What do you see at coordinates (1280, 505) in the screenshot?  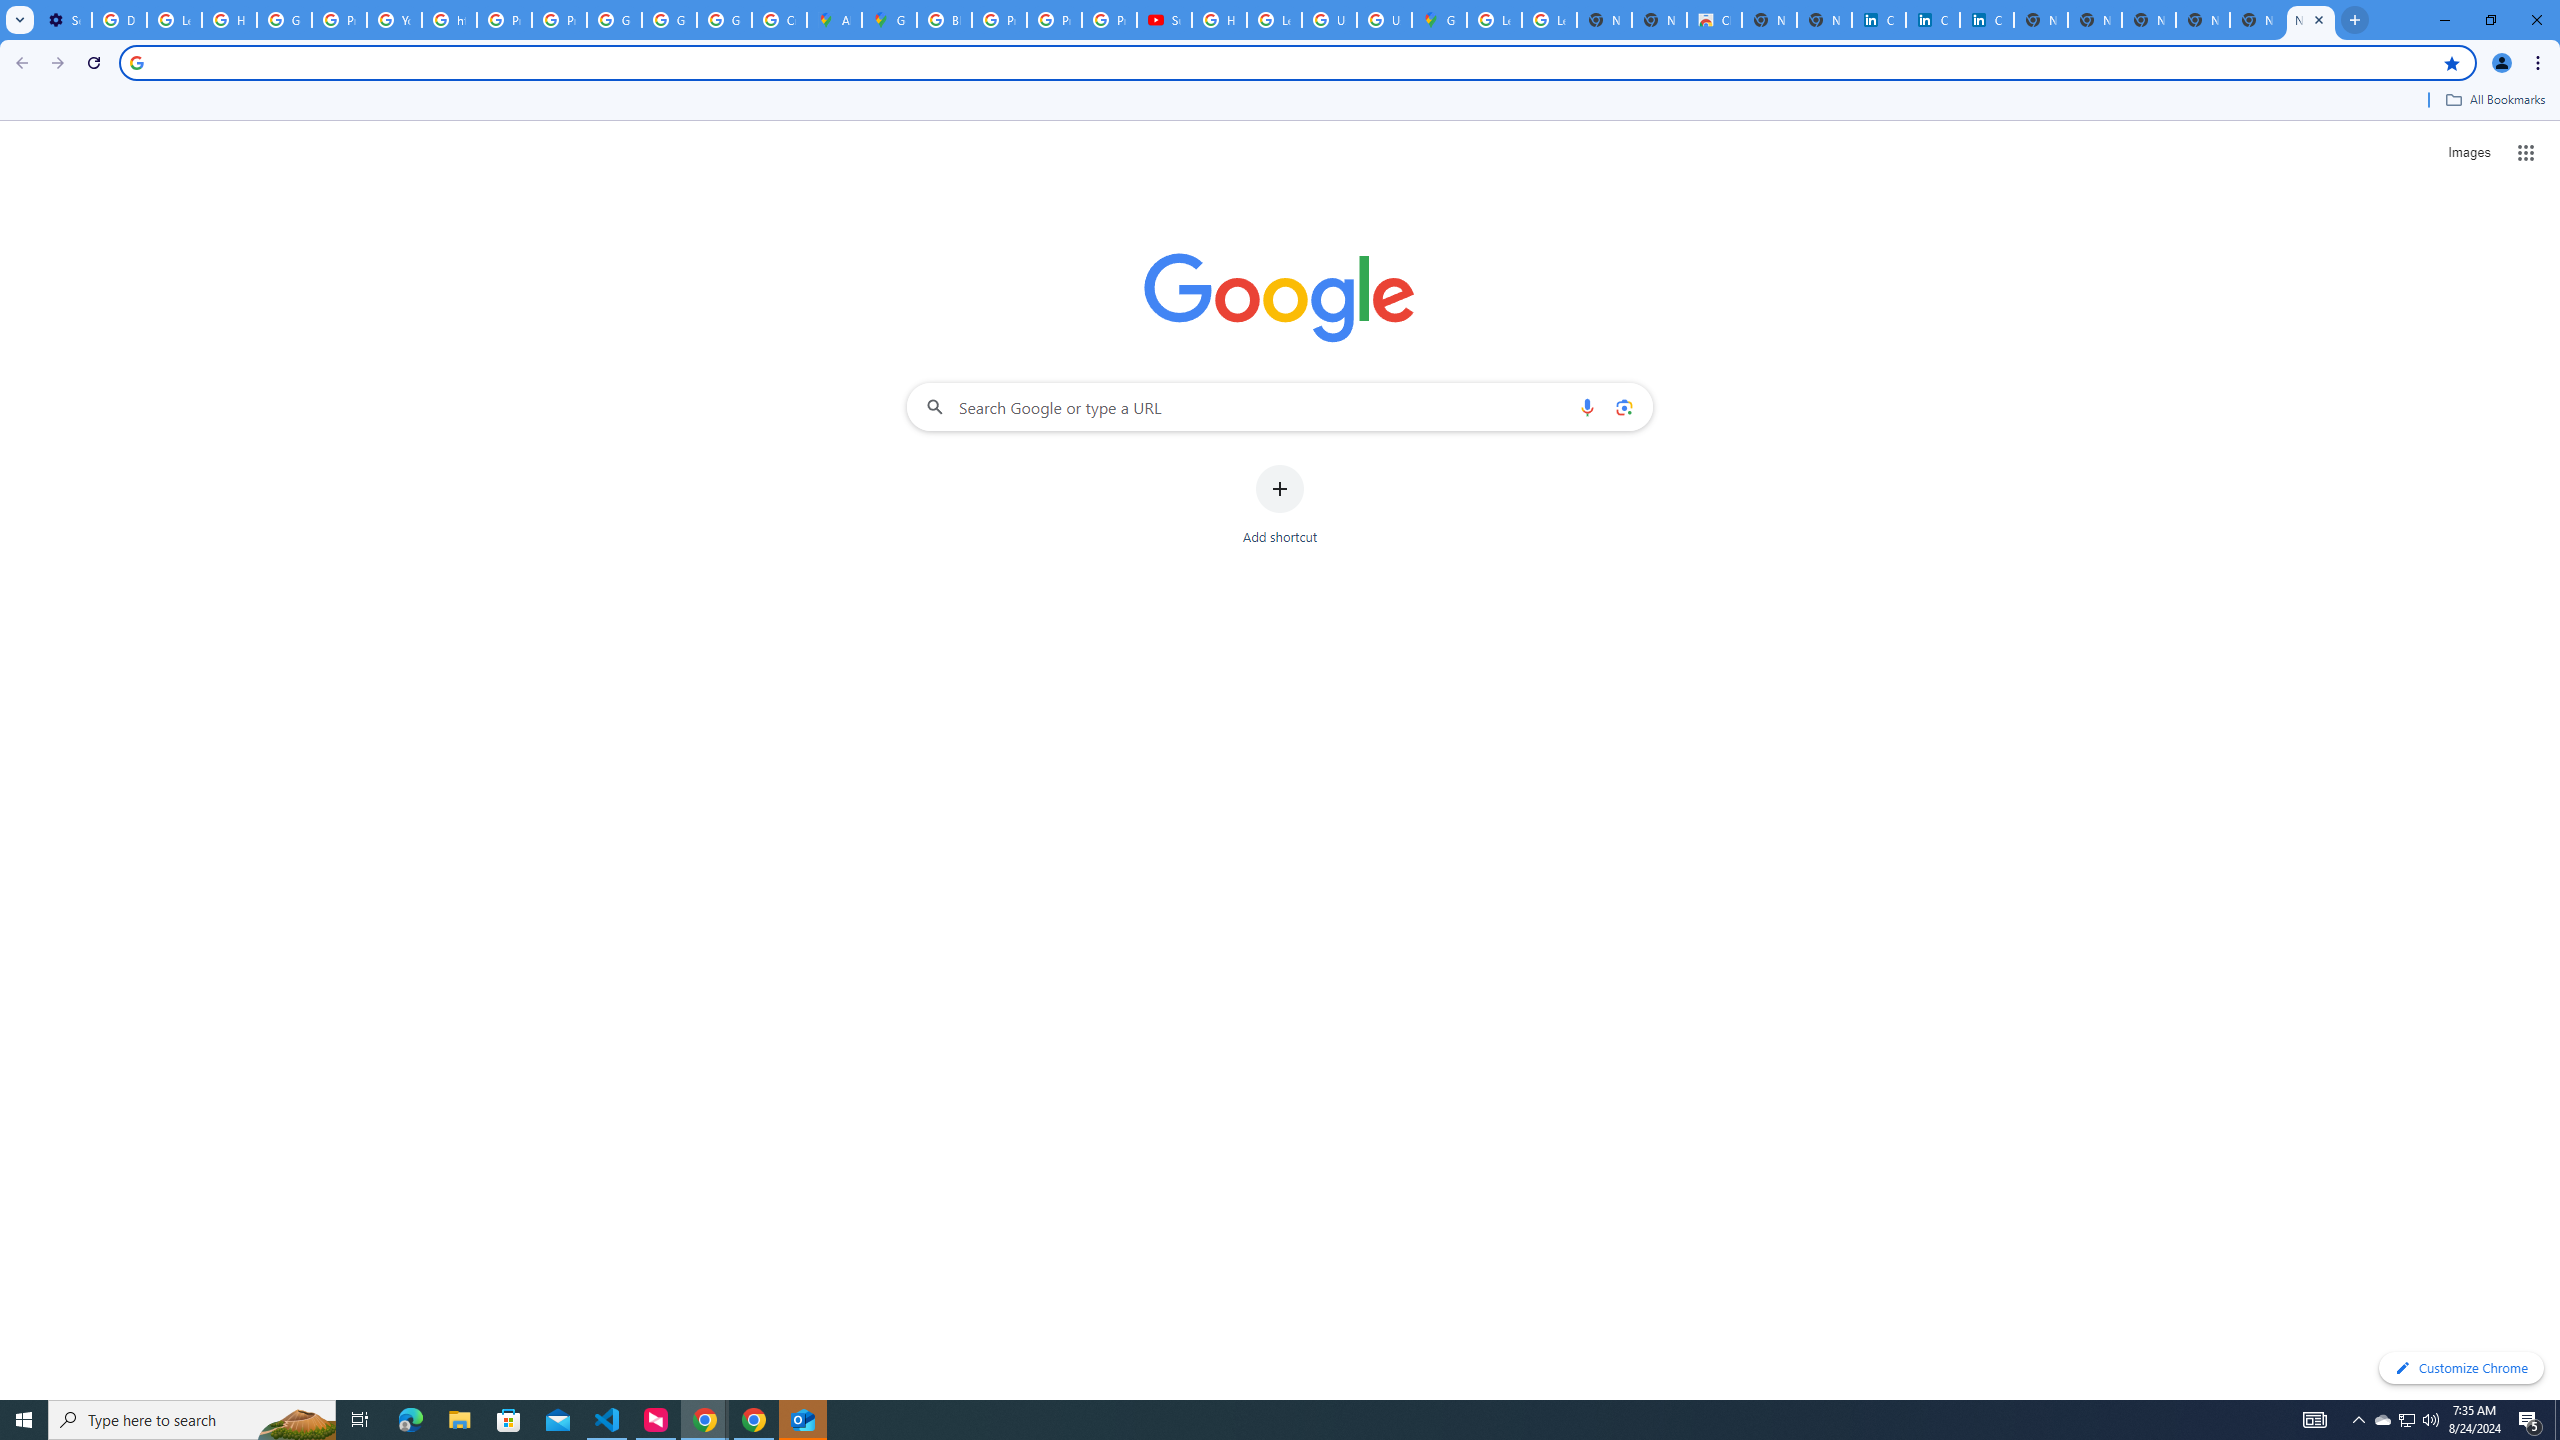 I see `'Add shortcut'` at bounding box center [1280, 505].